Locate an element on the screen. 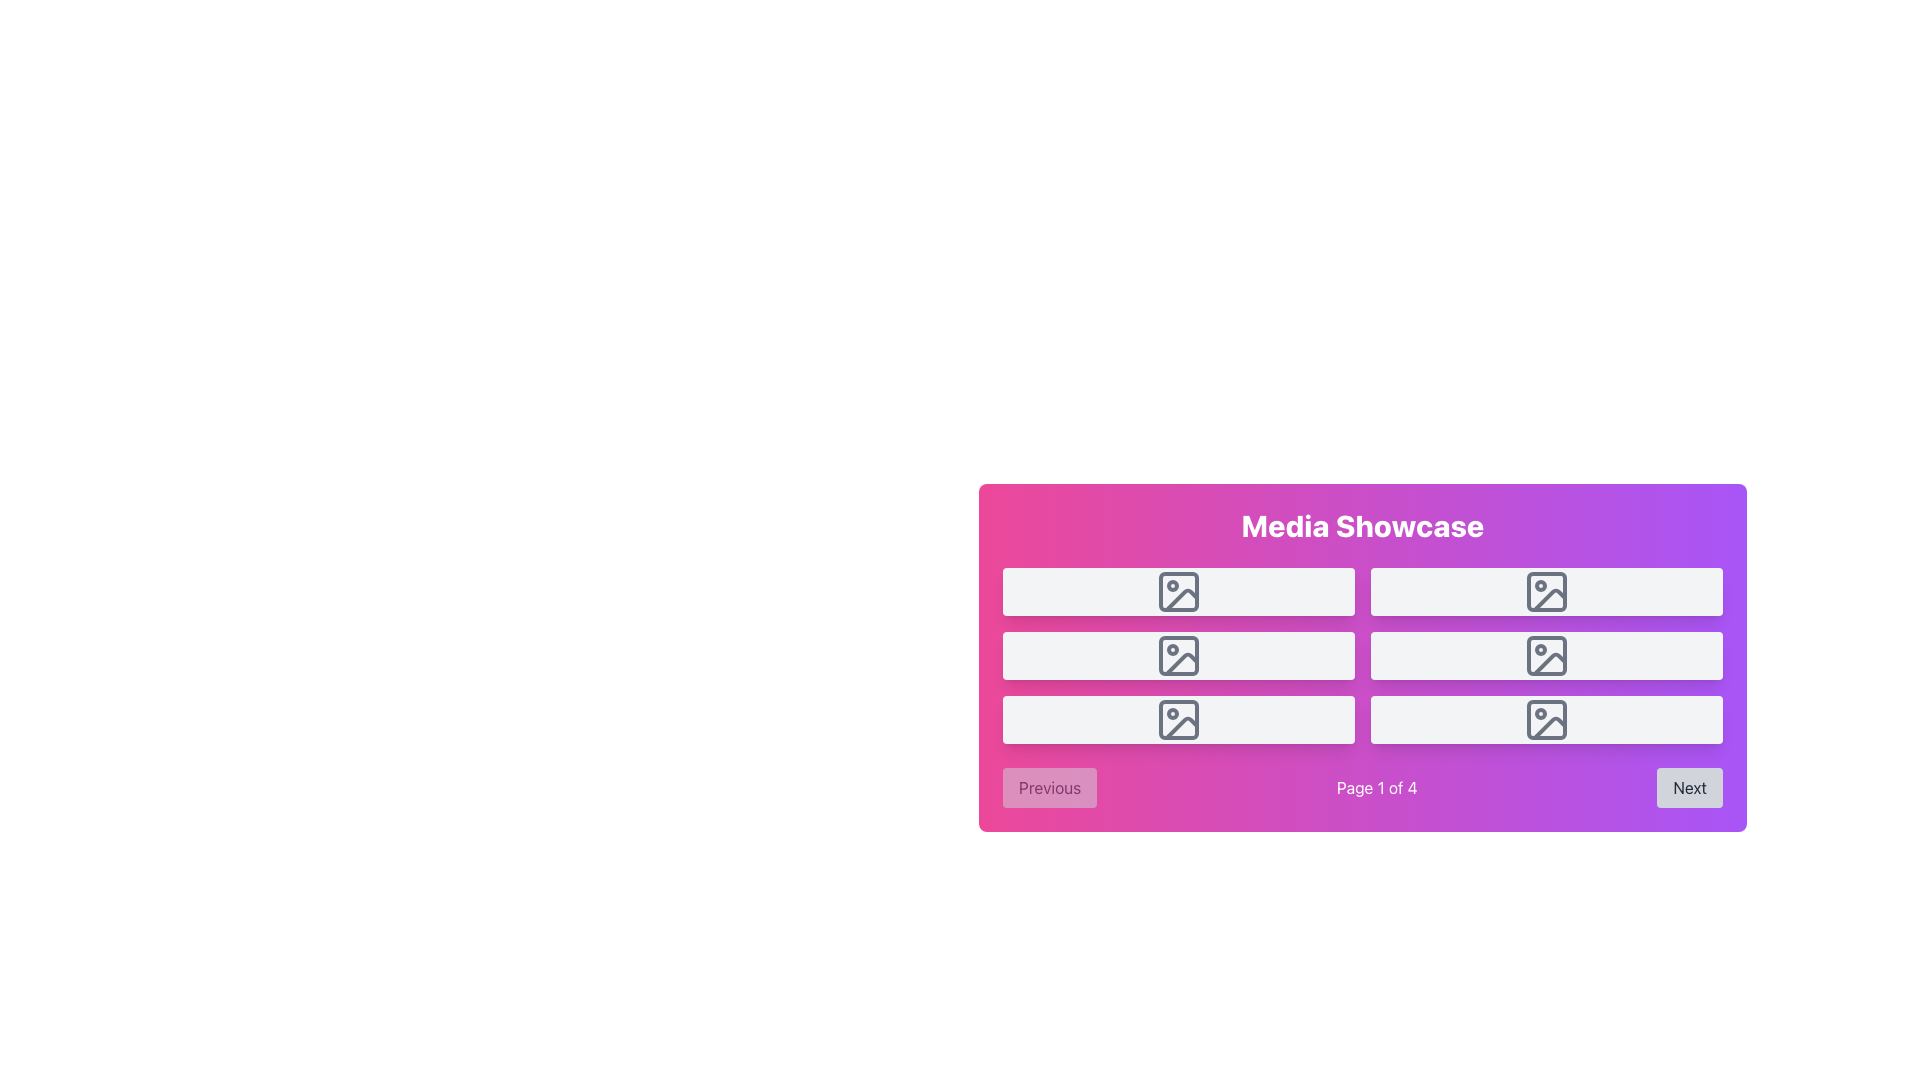 The image size is (1920, 1080). the Icon element representing a photo in the 'Media Showcase' grid, which is a sleek gray image icon styled as a picture frame with a circle and a line is located at coordinates (1545, 655).